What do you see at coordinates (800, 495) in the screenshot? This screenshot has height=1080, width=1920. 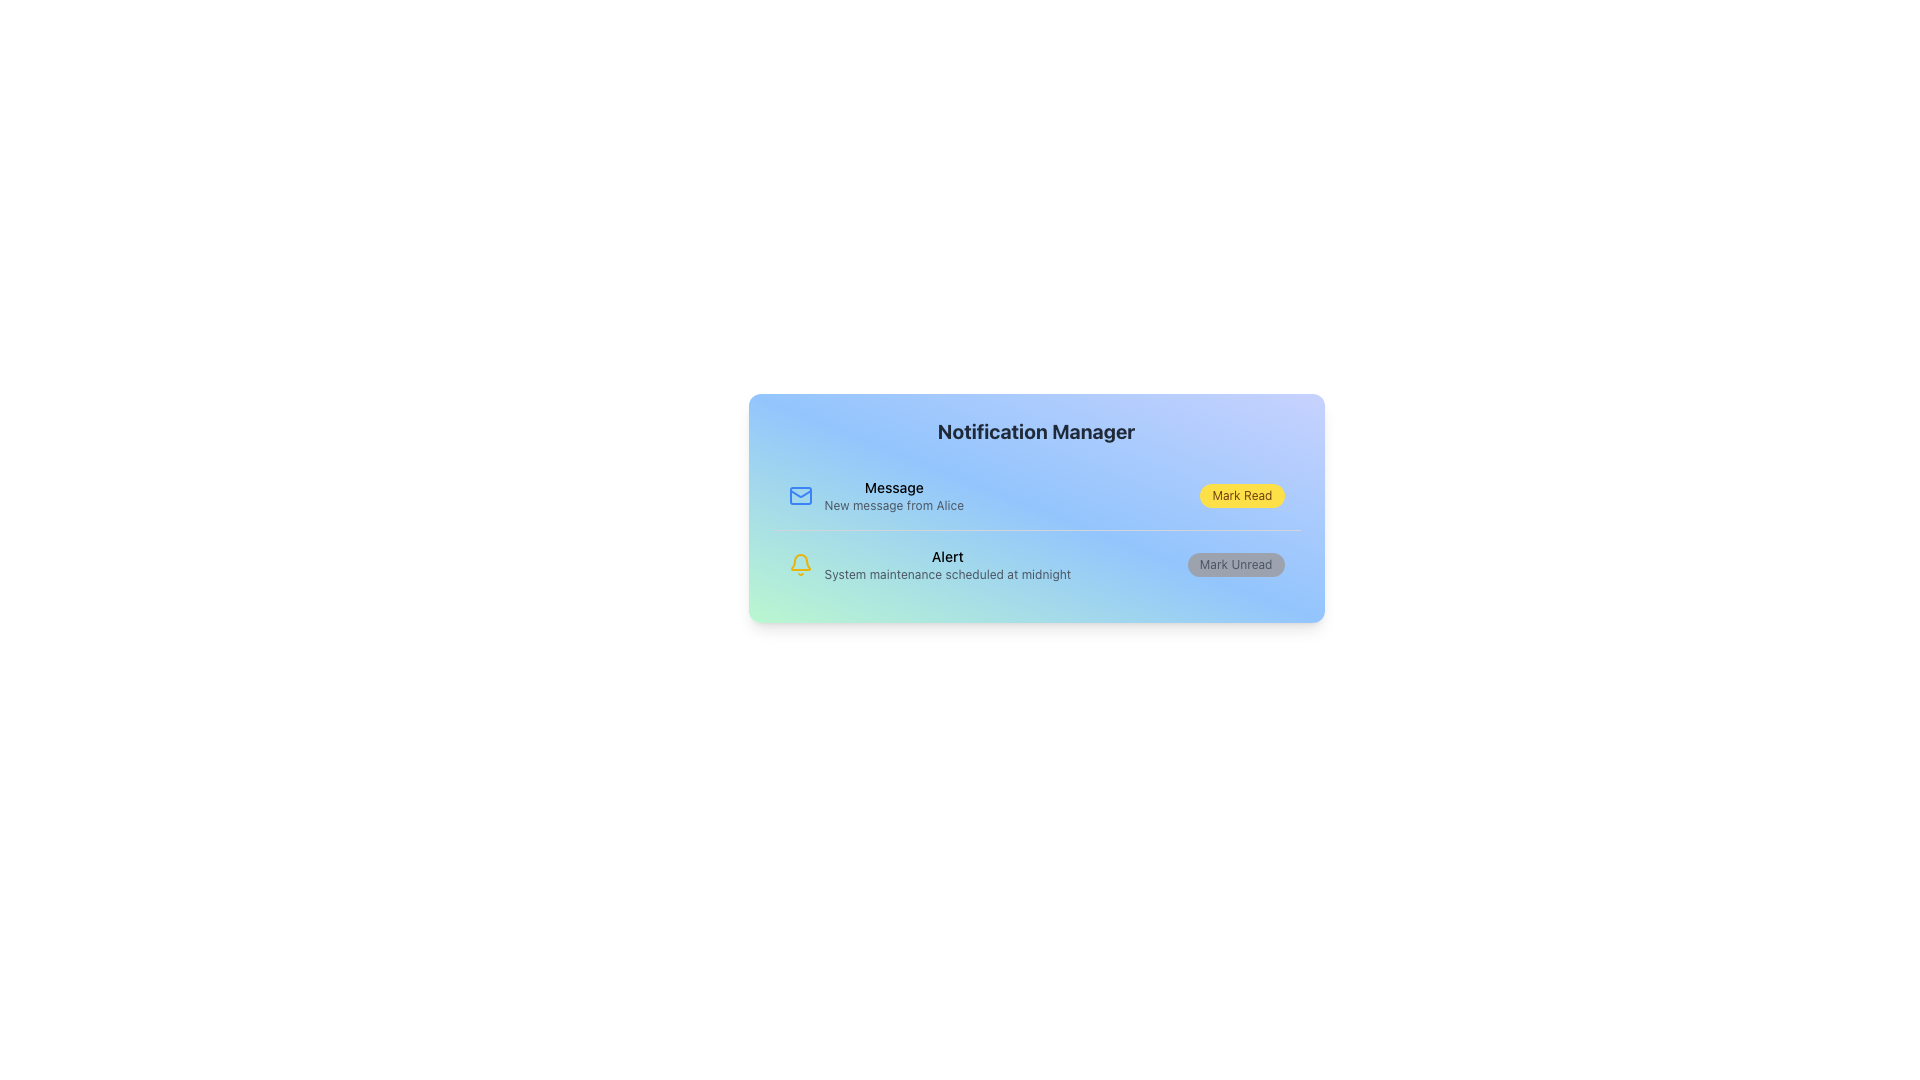 I see `the SVG icon that indicates a new message notification from Alice, located to the left of the text content` at bounding box center [800, 495].